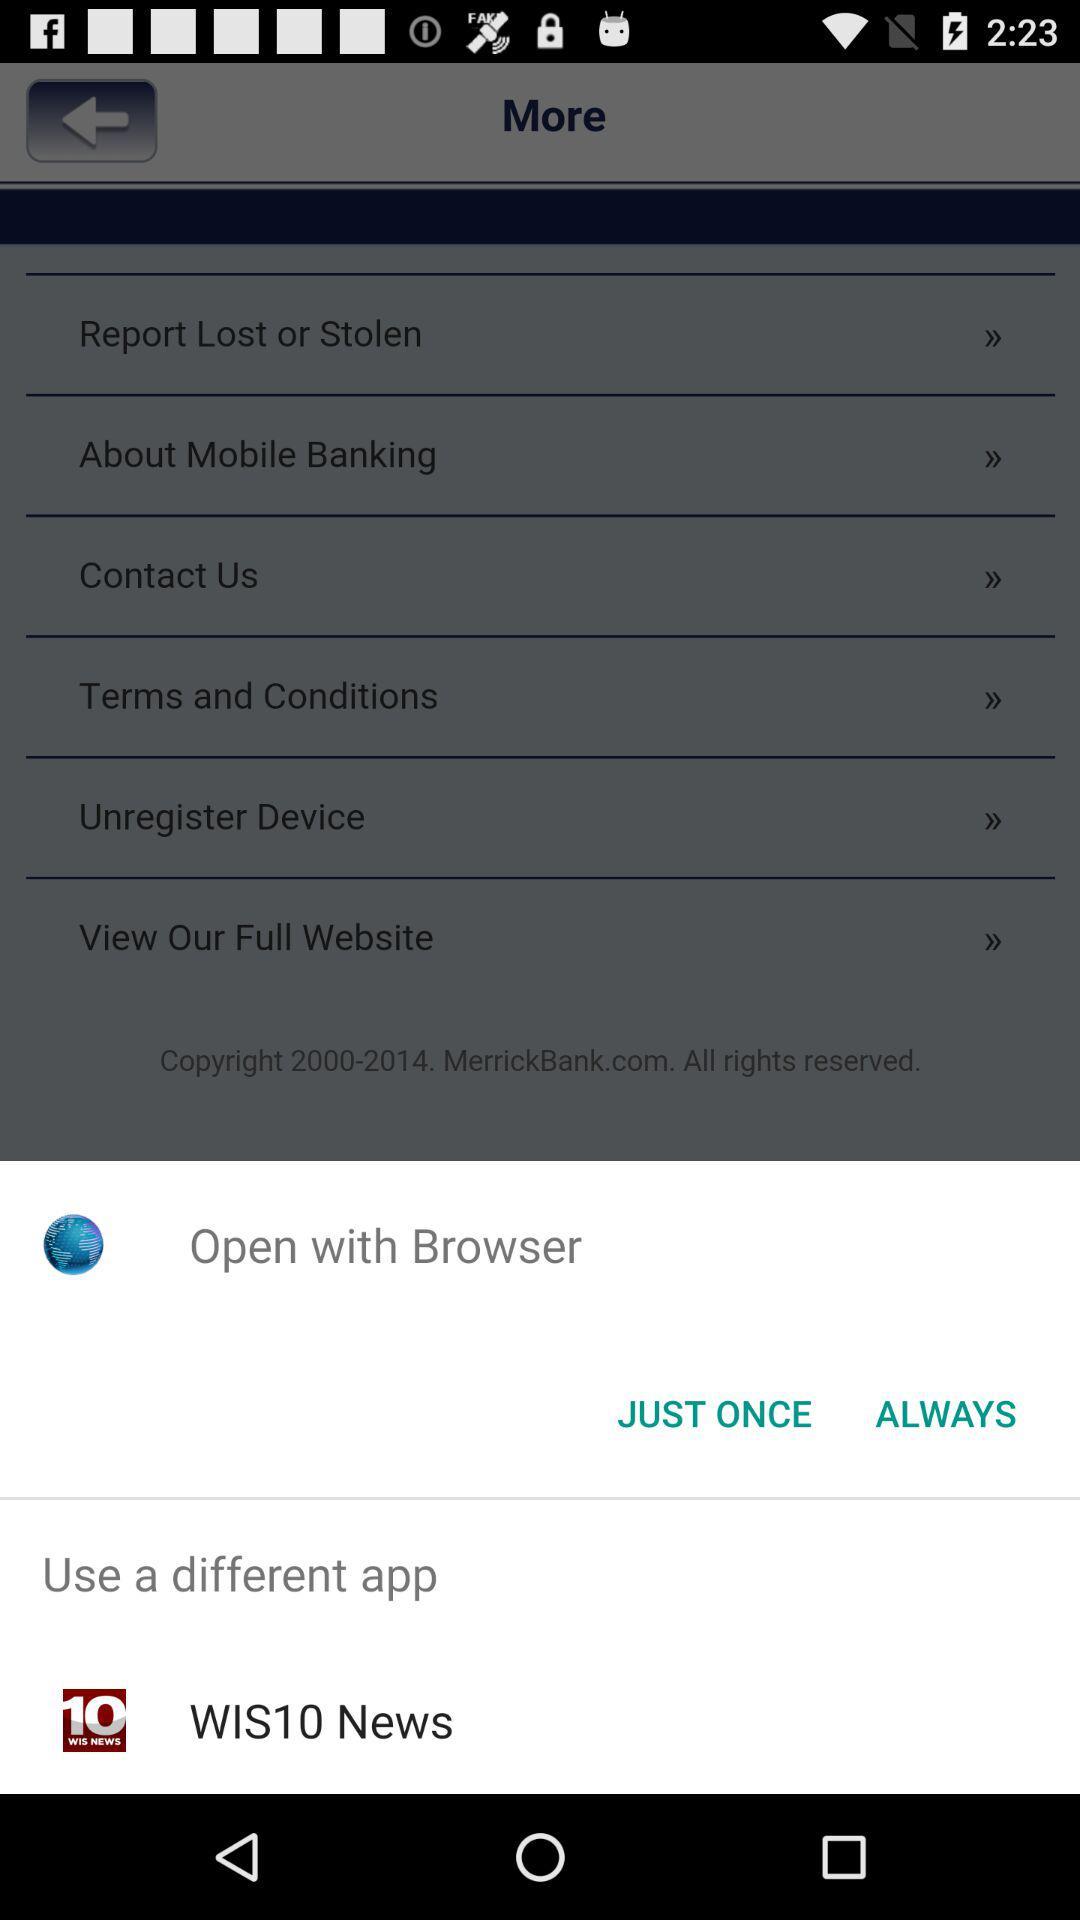 The width and height of the screenshot is (1080, 1920). Describe the element at coordinates (540, 1572) in the screenshot. I see `the item above the wis10 news app` at that location.